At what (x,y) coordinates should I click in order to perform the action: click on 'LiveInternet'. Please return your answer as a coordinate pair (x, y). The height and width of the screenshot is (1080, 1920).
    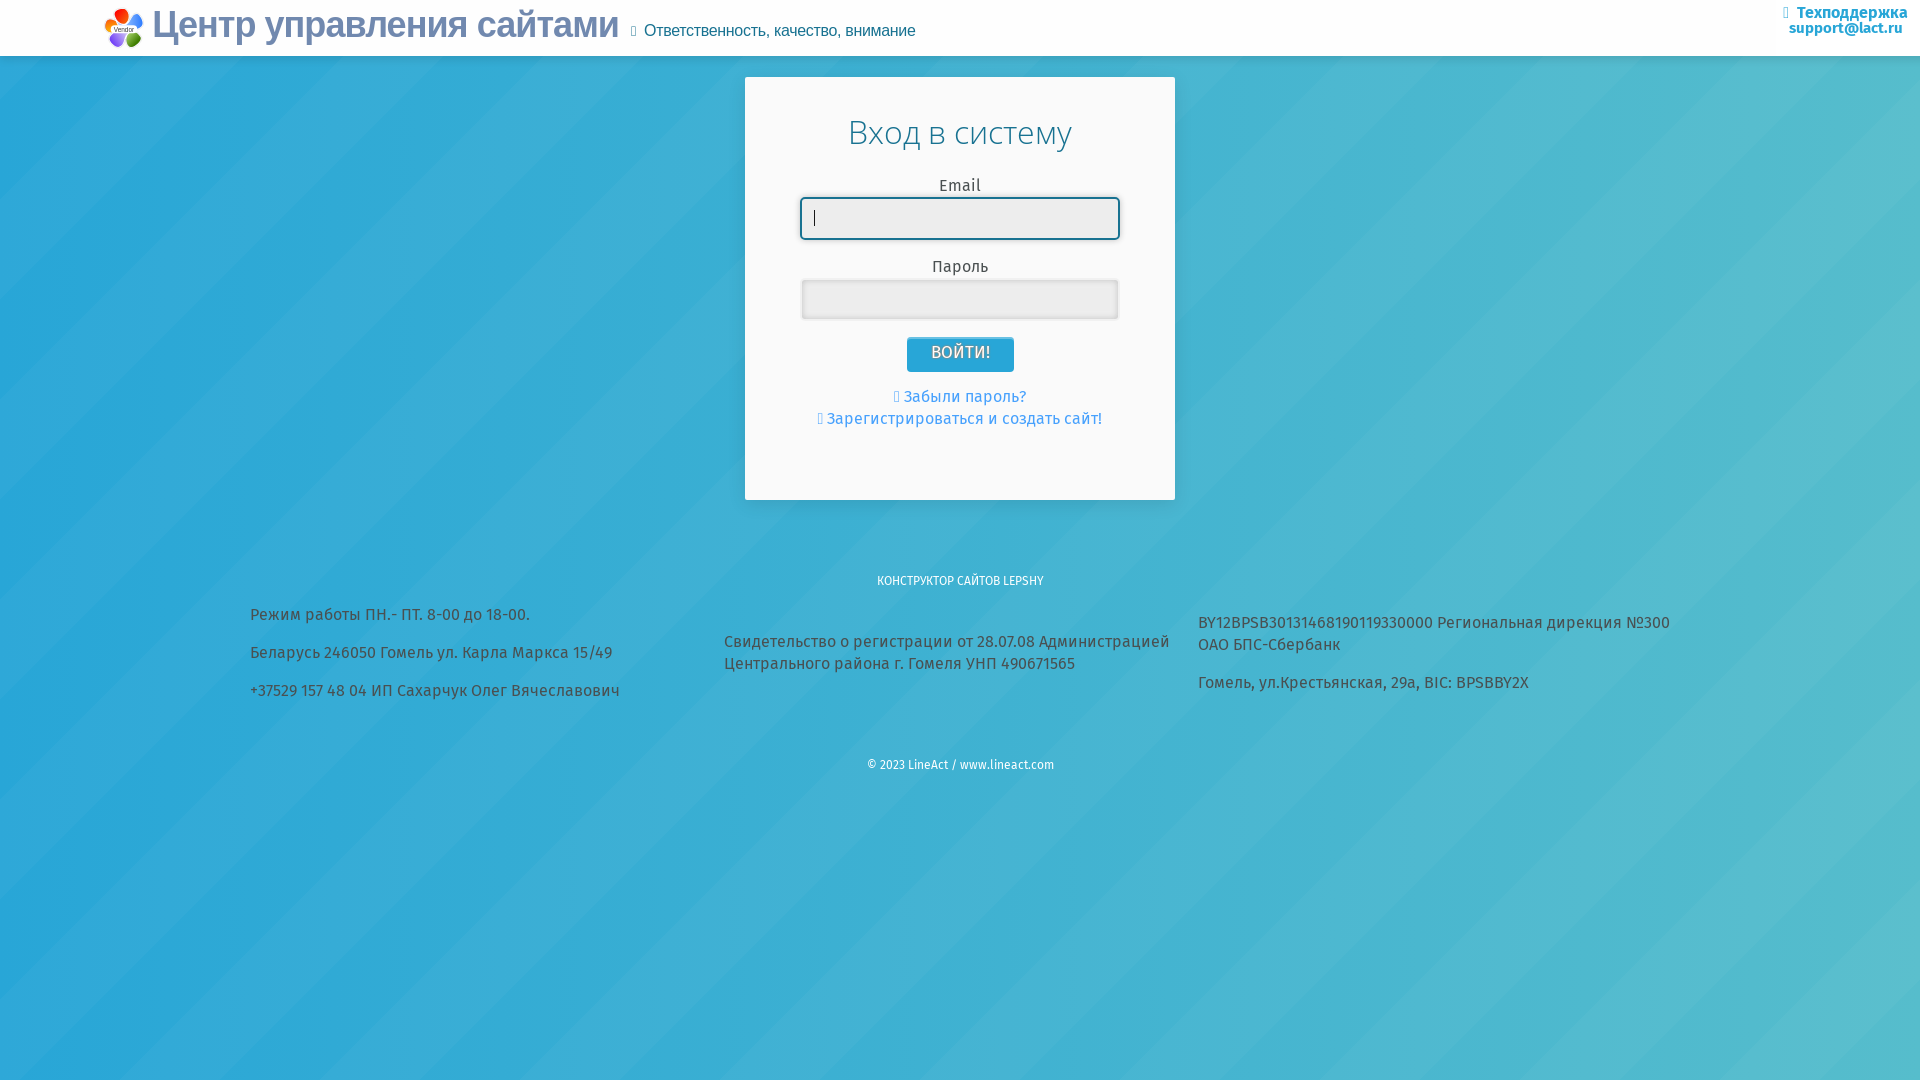
    Looking at the image, I should click on (958, 730).